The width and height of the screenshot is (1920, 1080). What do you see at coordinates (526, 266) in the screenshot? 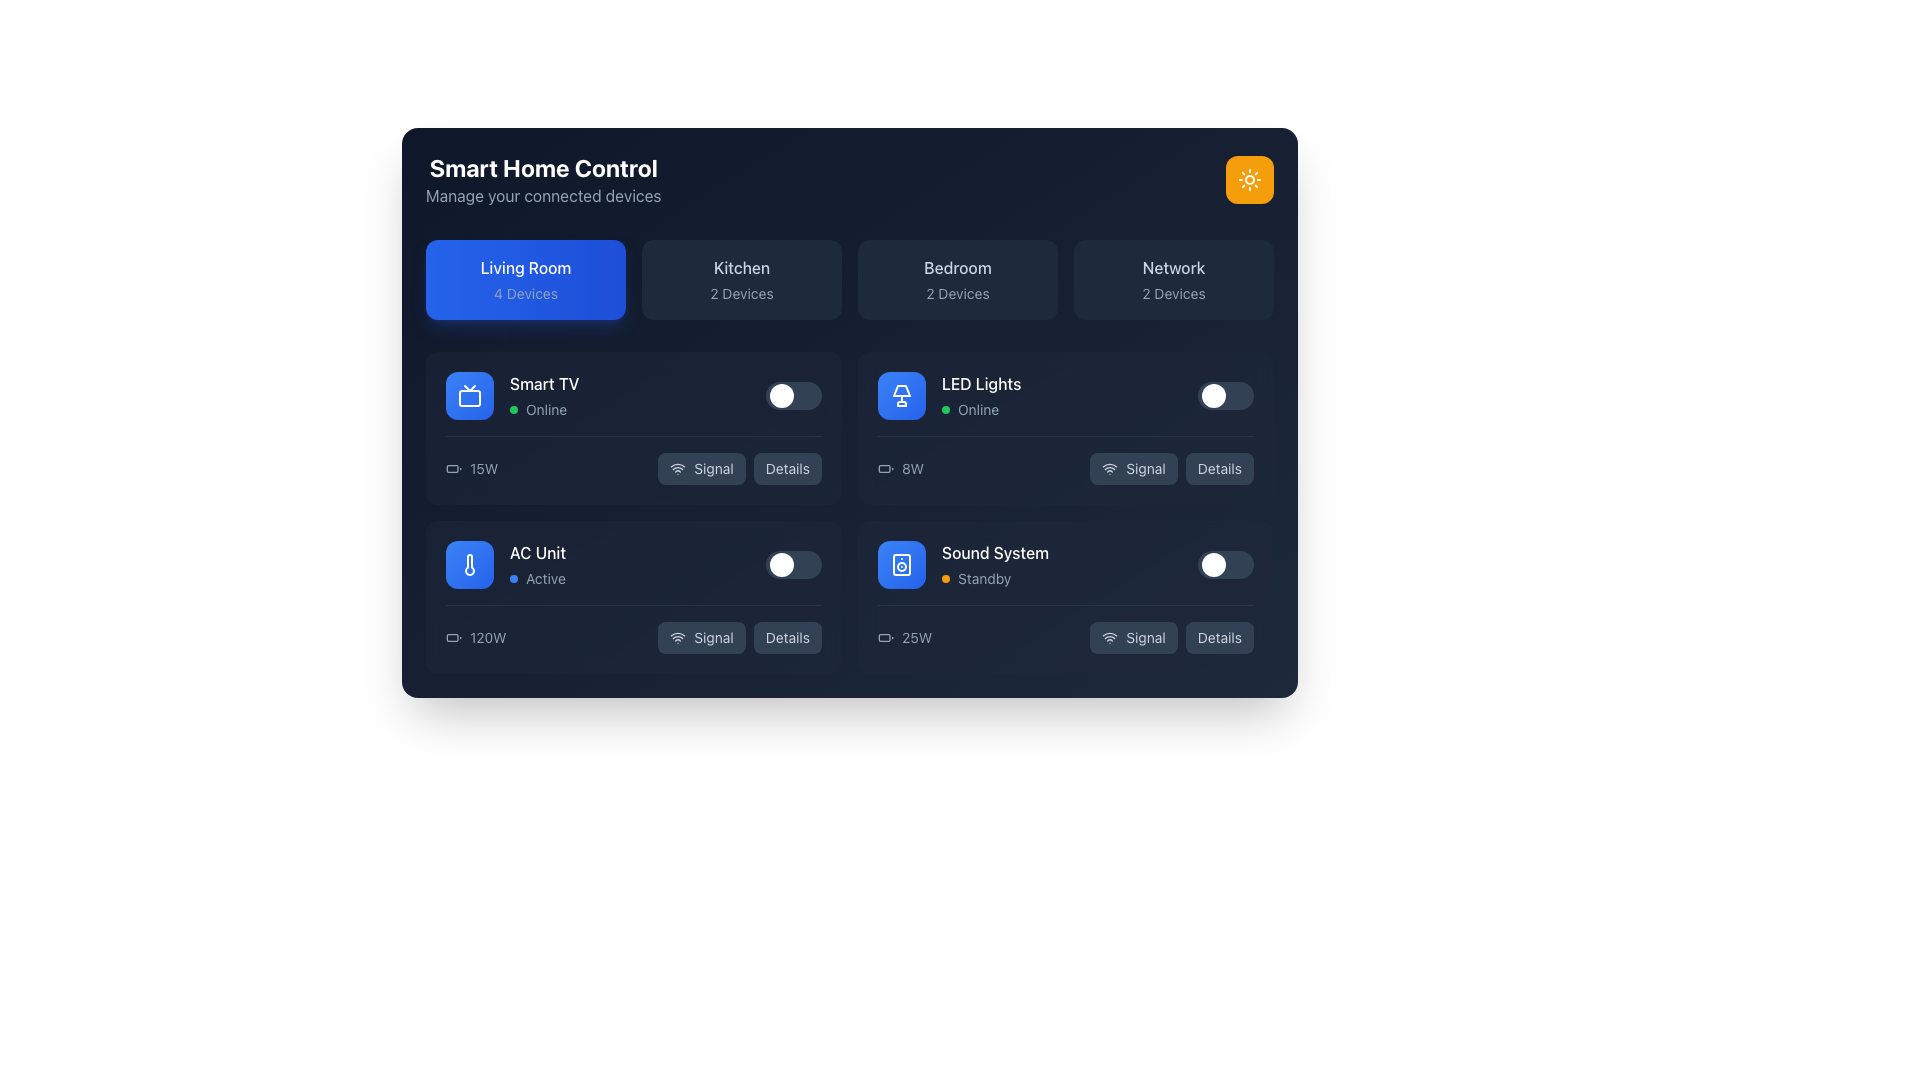
I see `the 'Living Room' label, which displays white text in a medium weight on a blue gradient background with rounded corners, located in the top-left section of the interface` at bounding box center [526, 266].